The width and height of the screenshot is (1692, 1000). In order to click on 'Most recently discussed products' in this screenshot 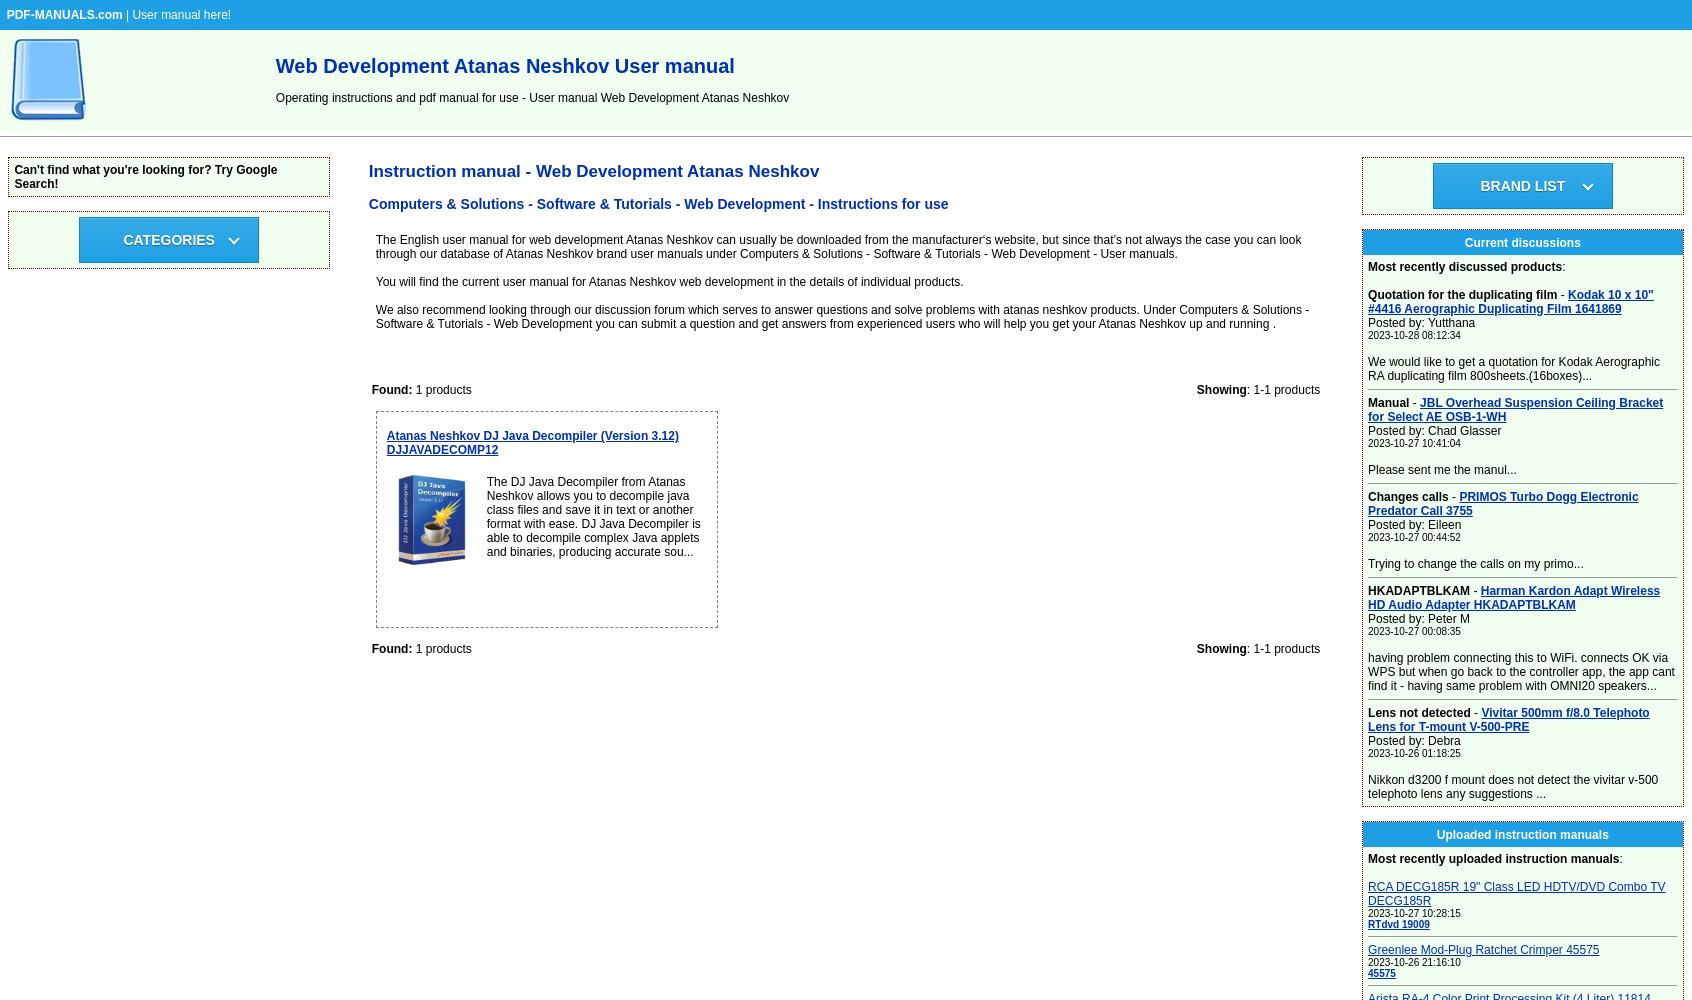, I will do `click(1463, 267)`.